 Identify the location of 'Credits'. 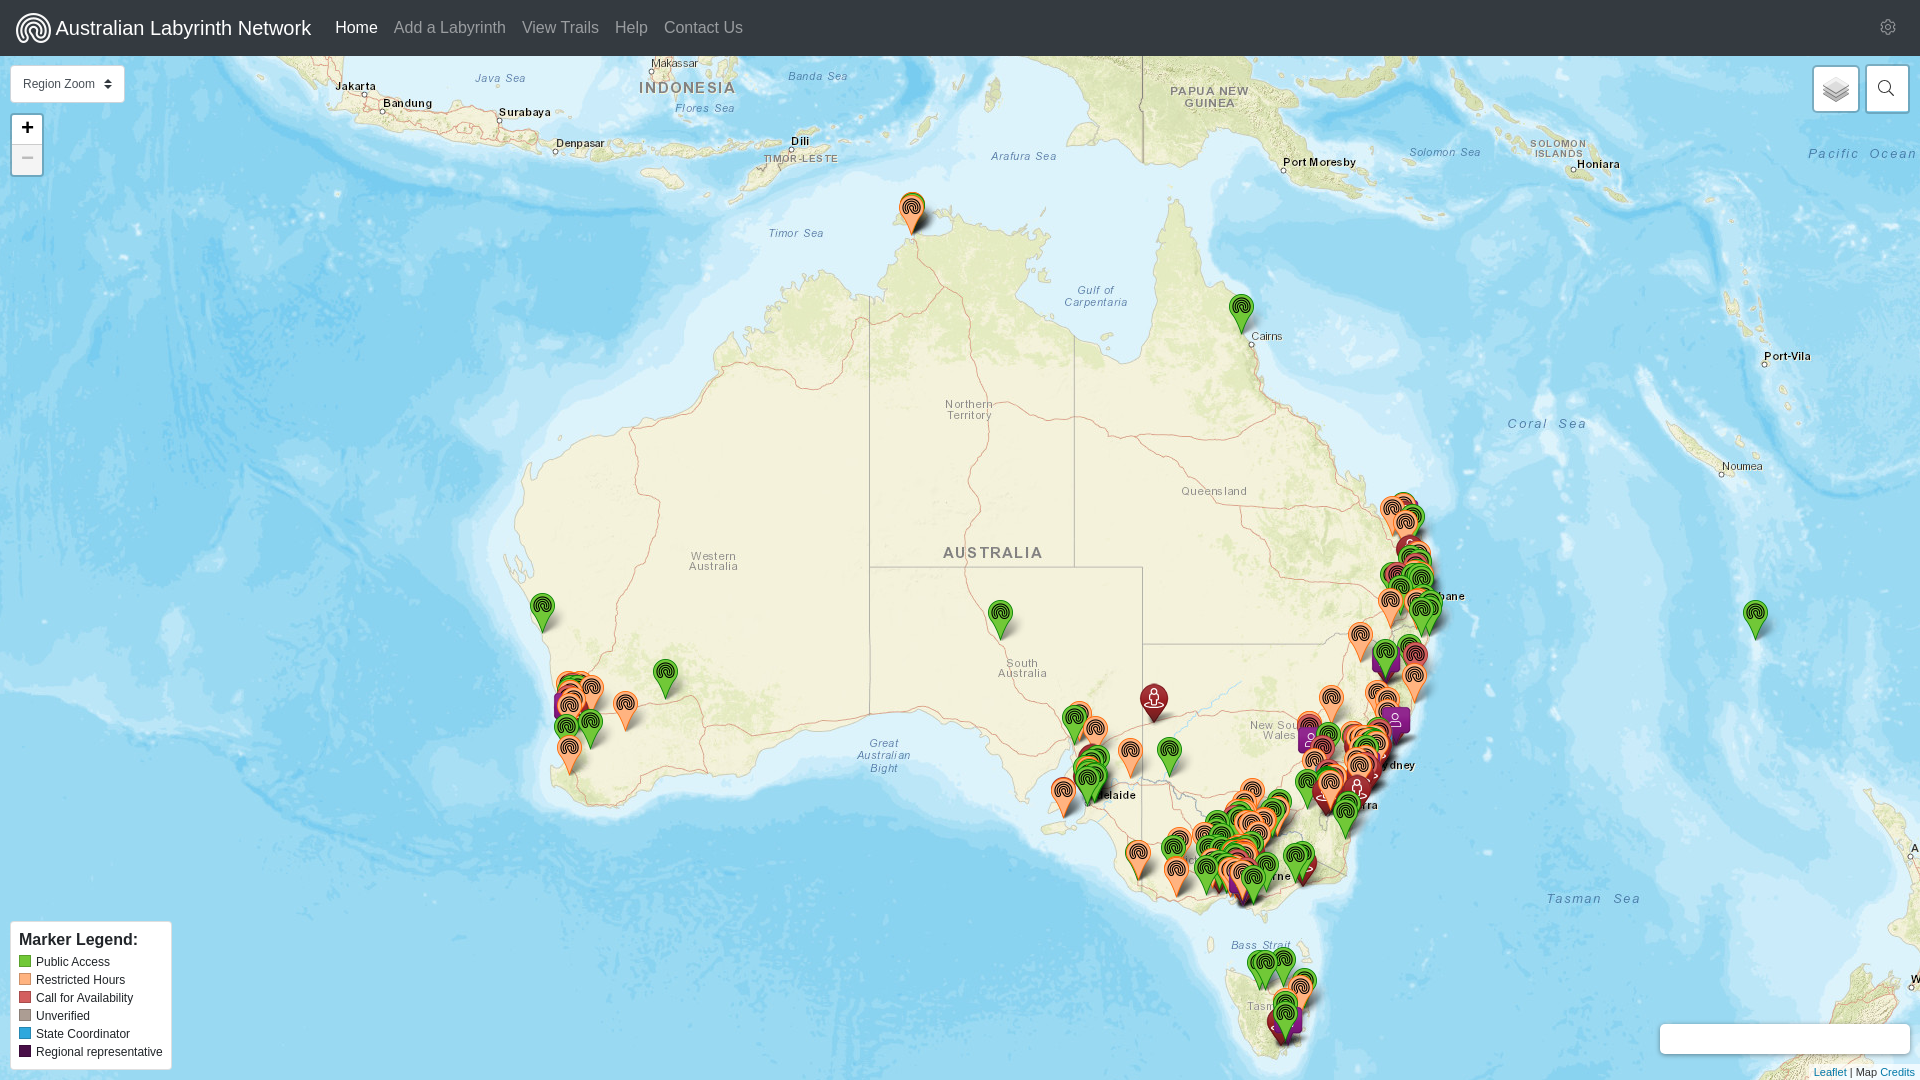
(1896, 1071).